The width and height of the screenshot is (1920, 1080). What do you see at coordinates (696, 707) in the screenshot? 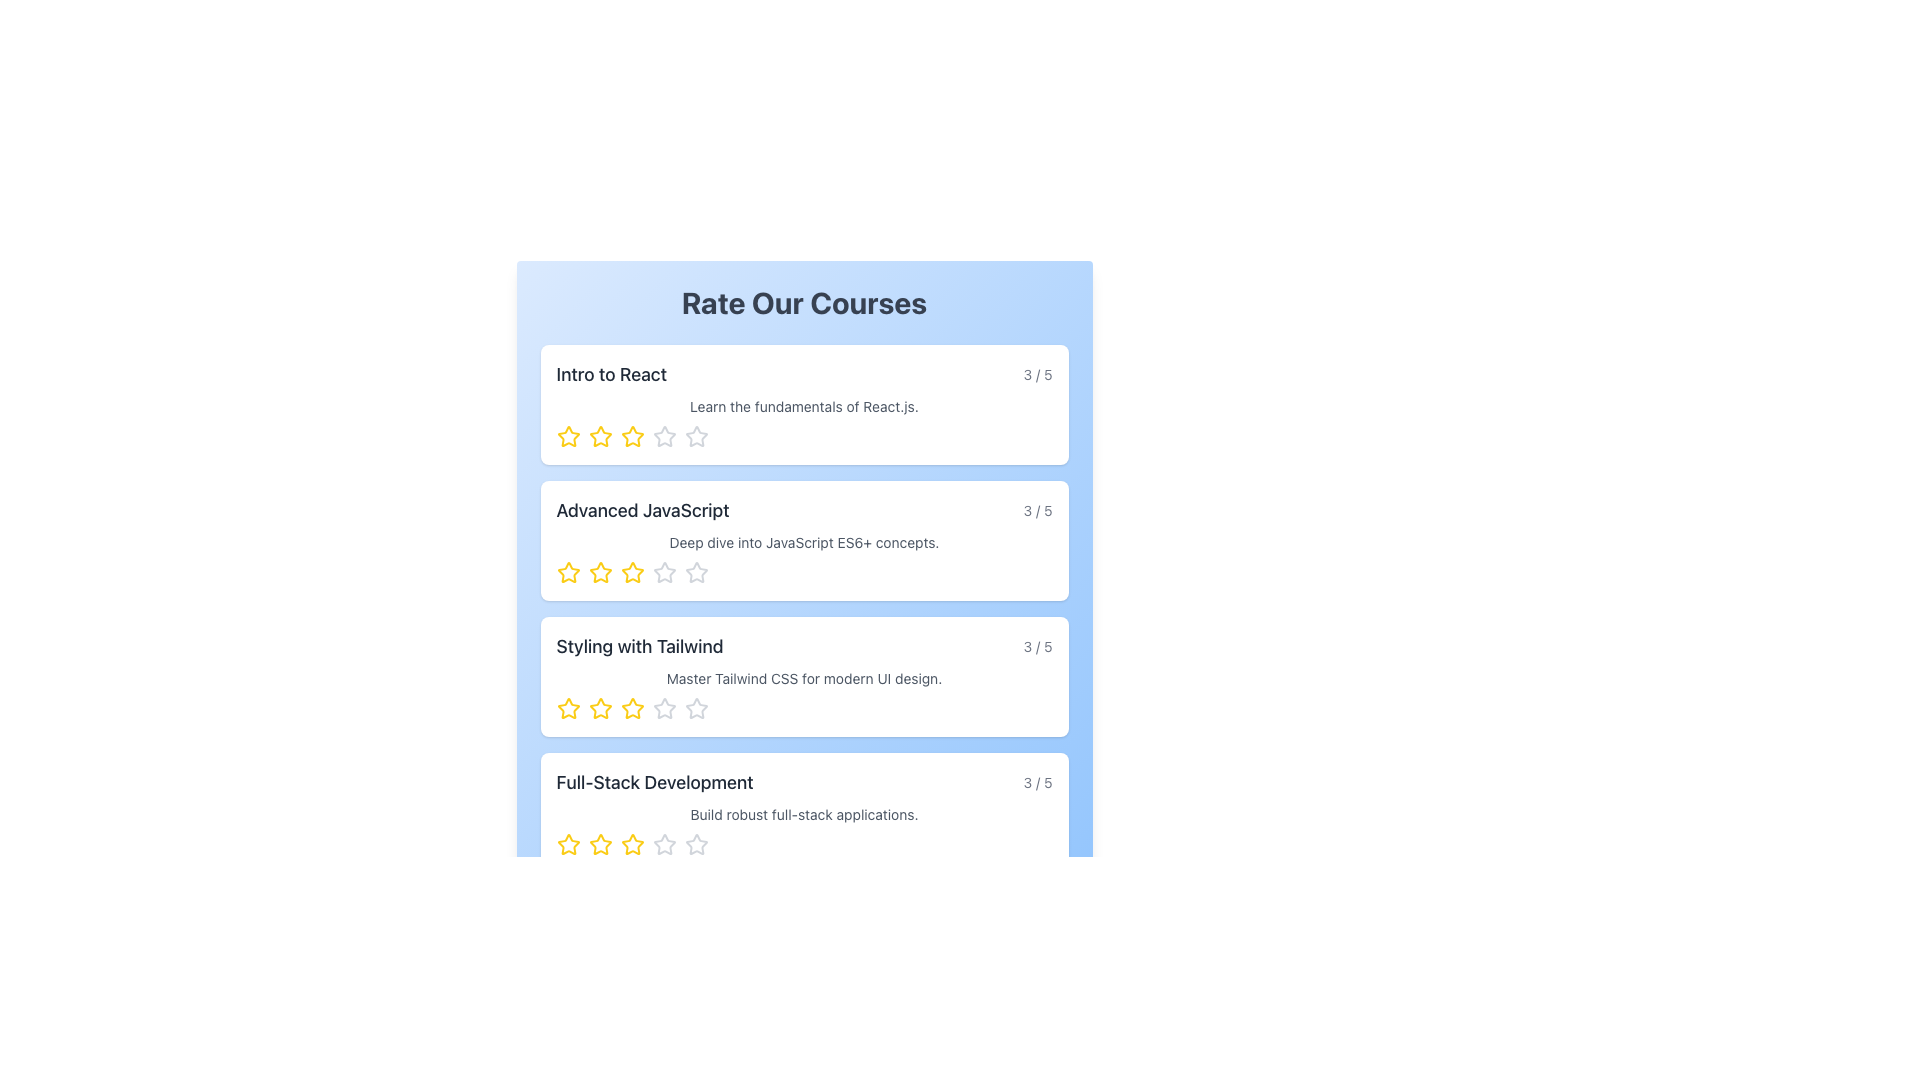
I see `the third star icon in the rating system of the 'Styling with Tailwind' course card to rate it` at bounding box center [696, 707].